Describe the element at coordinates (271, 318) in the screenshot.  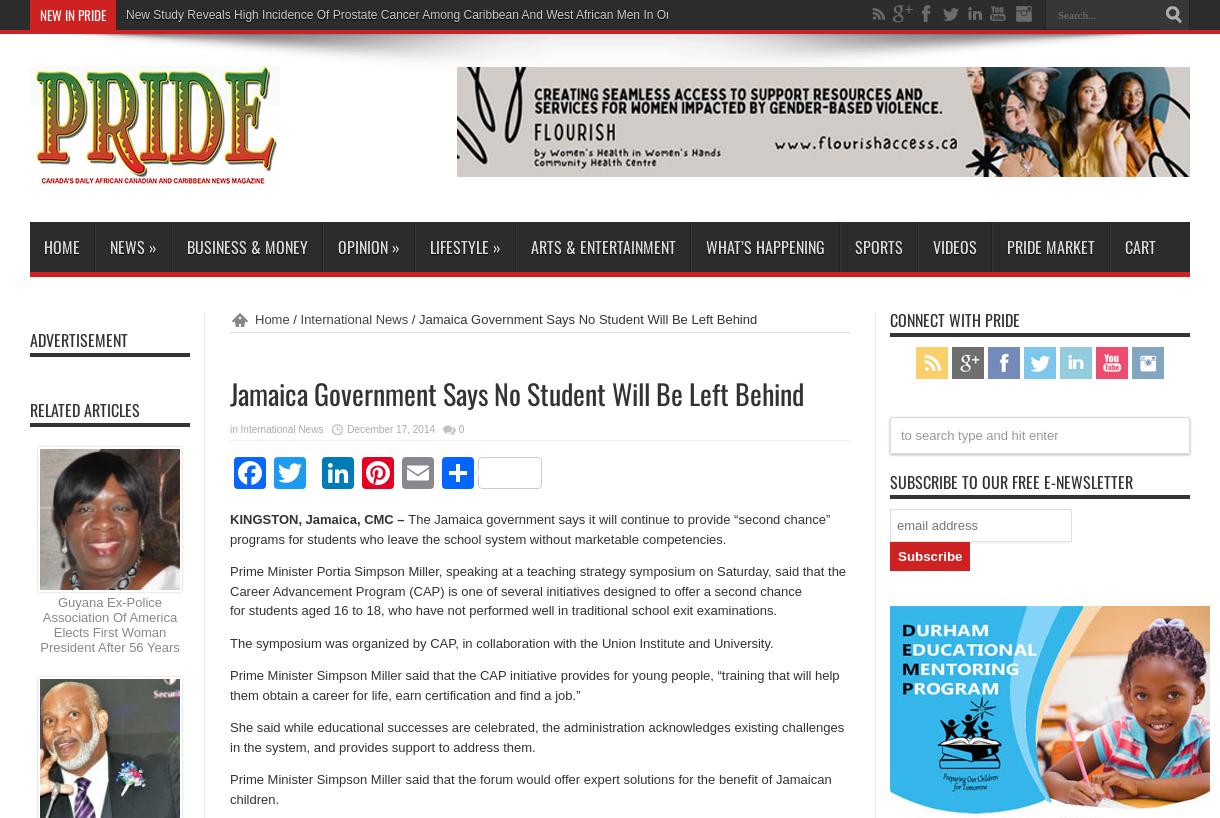
I see `'Home'` at that location.